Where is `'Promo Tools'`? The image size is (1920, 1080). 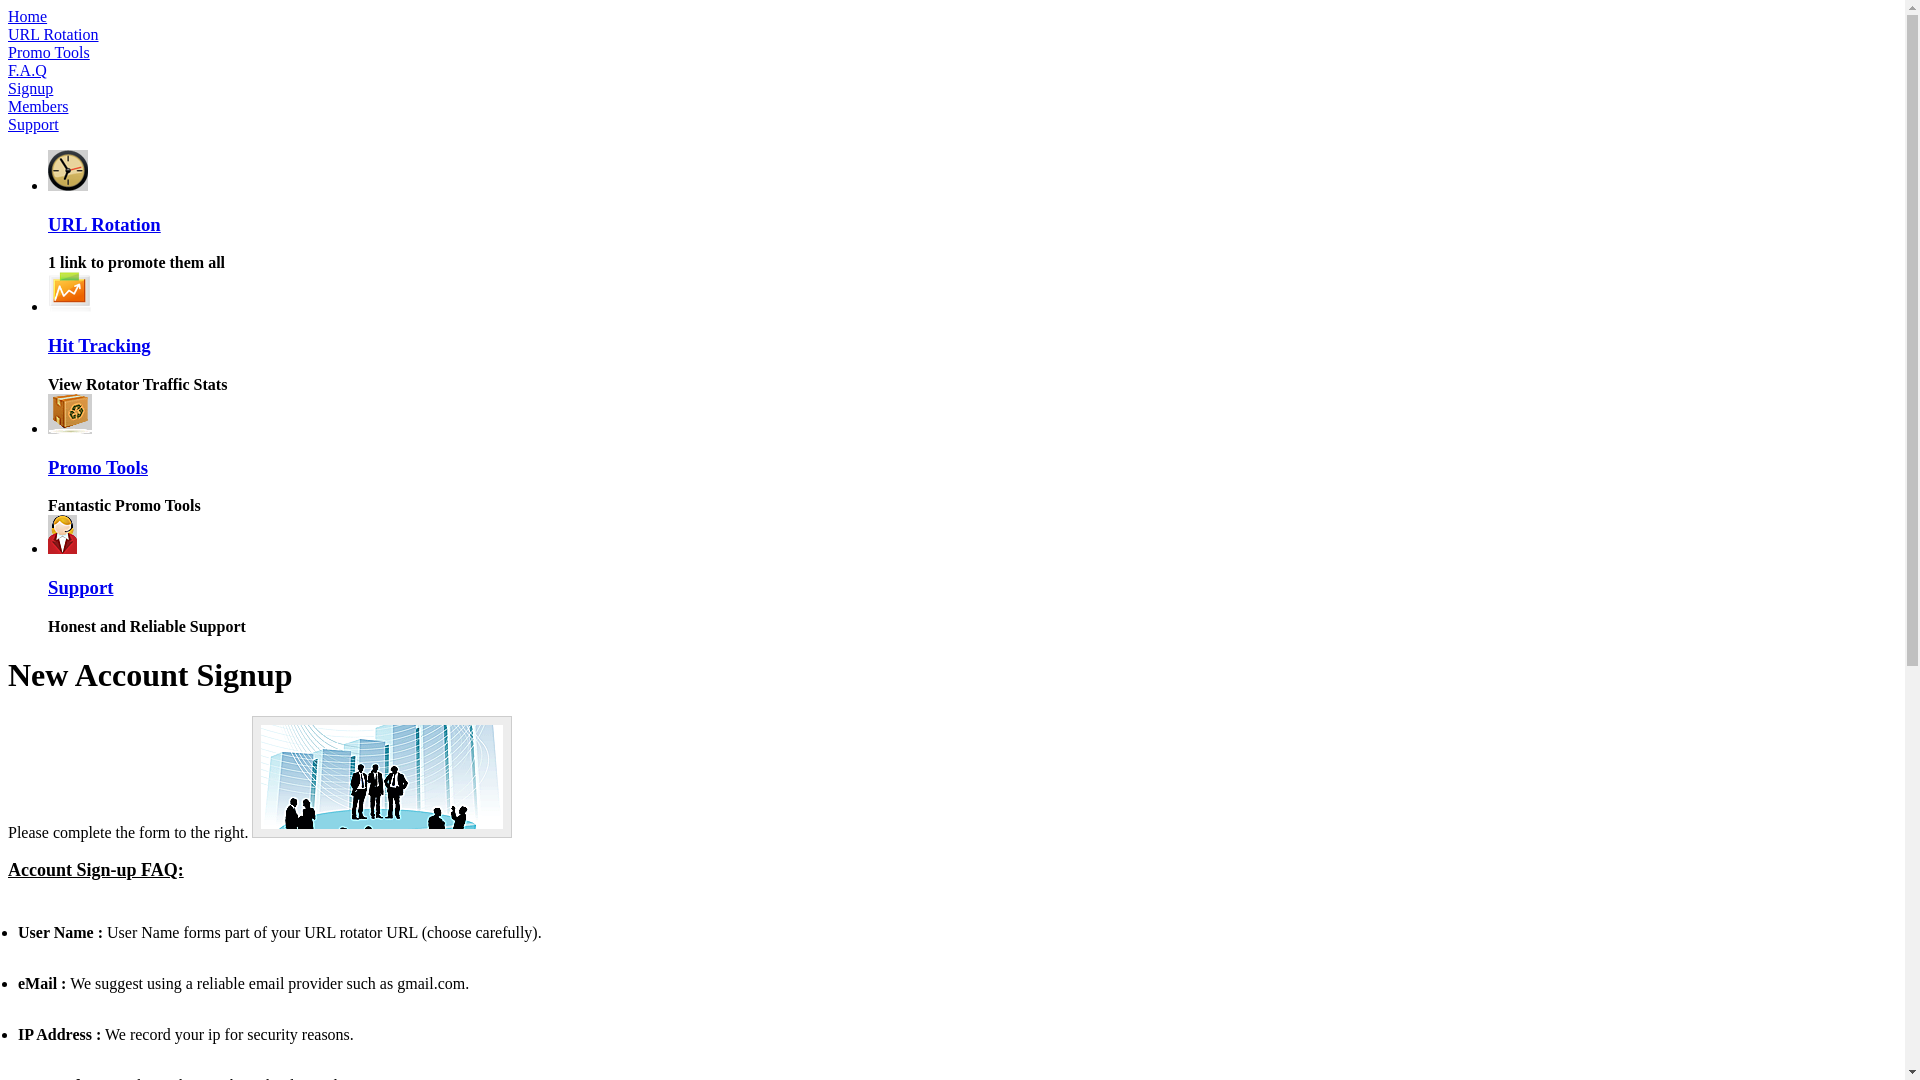
'Promo Tools' is located at coordinates (48, 51).